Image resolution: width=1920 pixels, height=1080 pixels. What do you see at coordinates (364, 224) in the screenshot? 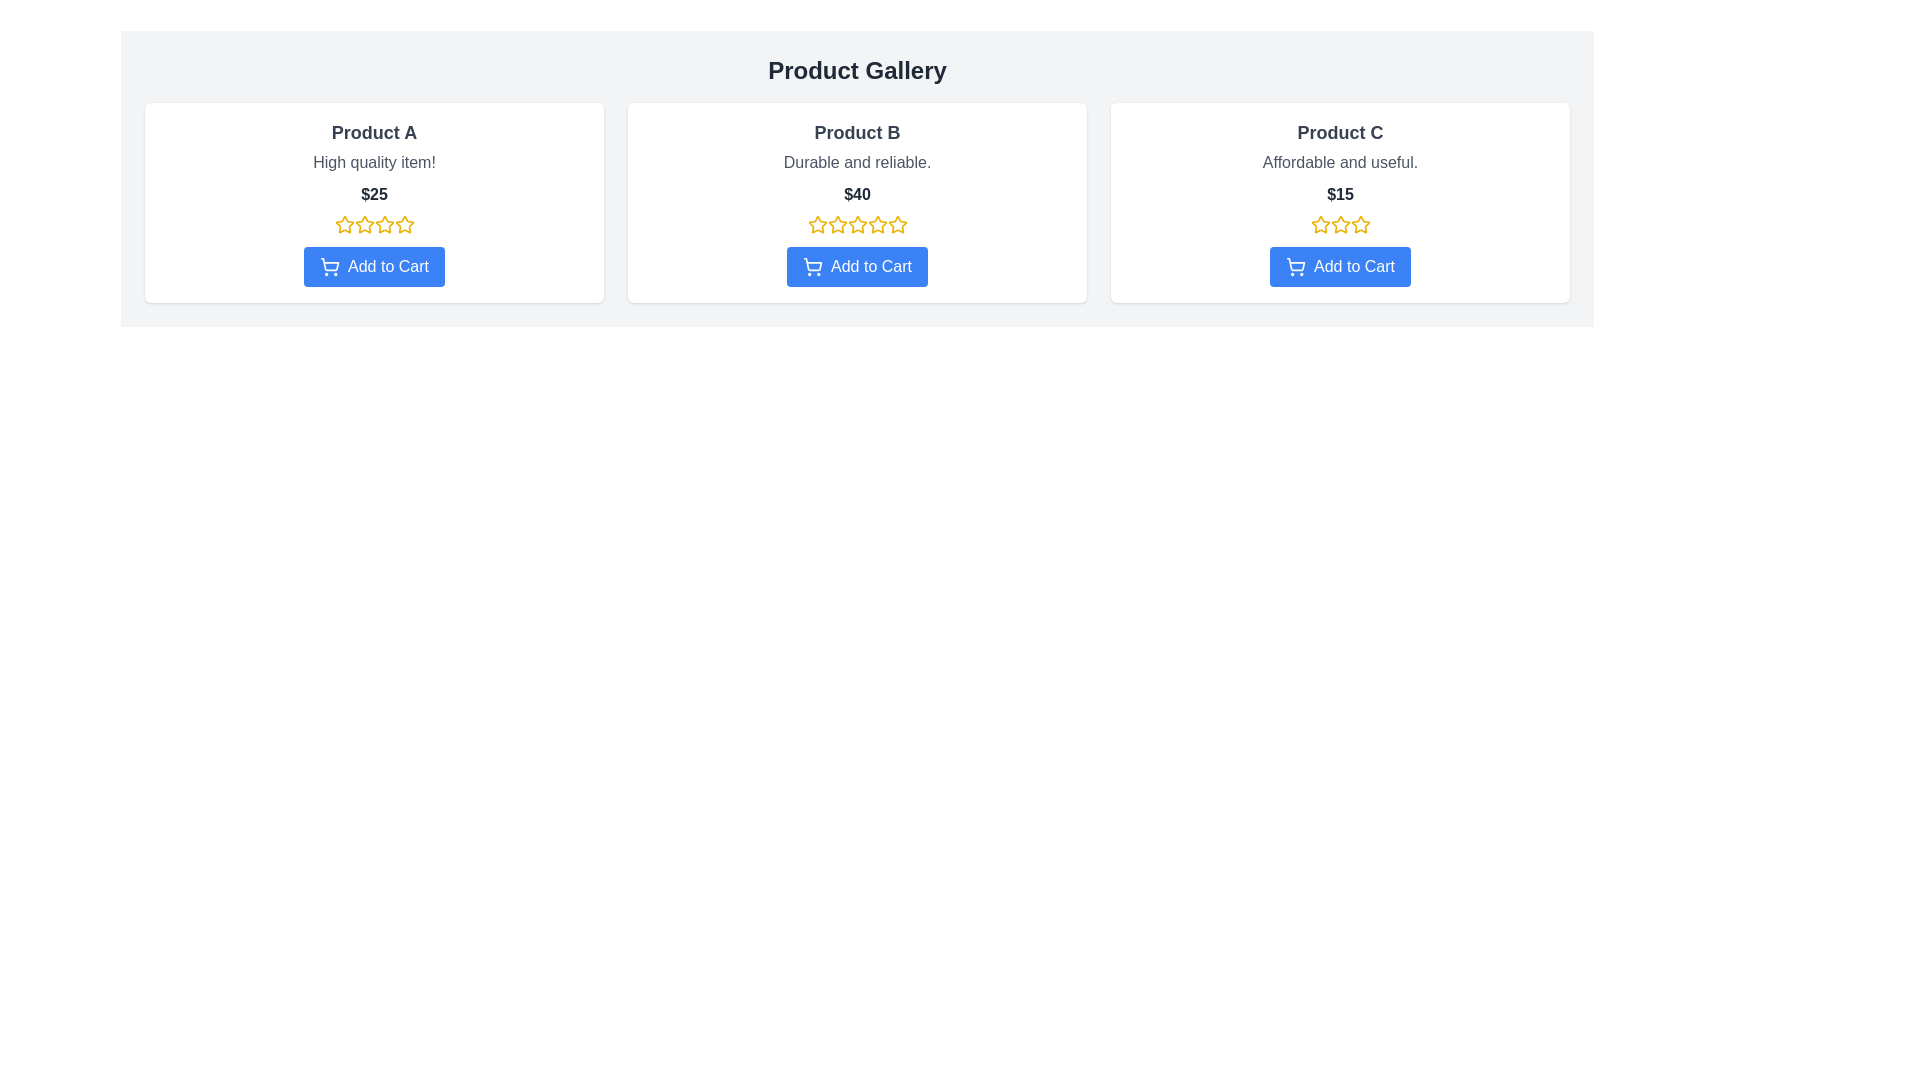
I see `the second yellow, hollow five-pointed star icon in the rating group for 'Product A' to provide a 2-star rating` at bounding box center [364, 224].